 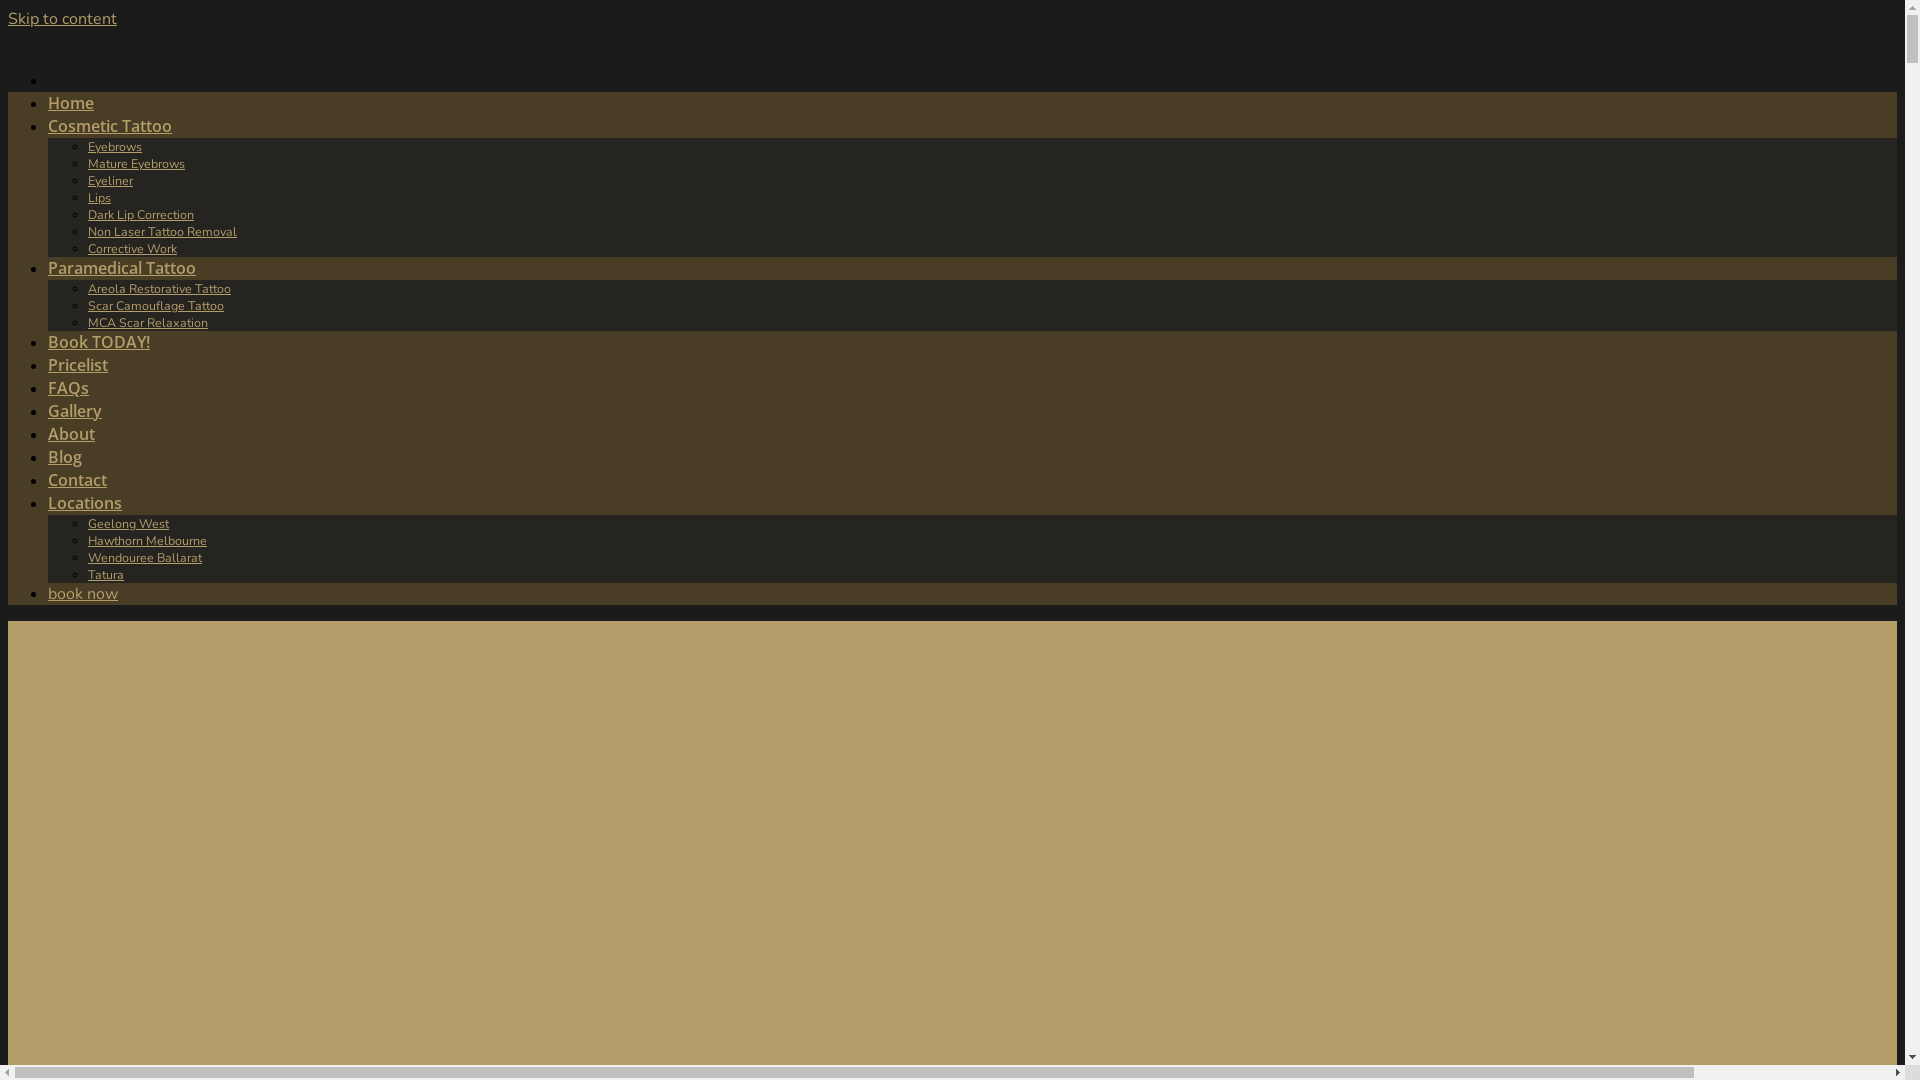 What do you see at coordinates (48, 593) in the screenshot?
I see `'book now'` at bounding box center [48, 593].